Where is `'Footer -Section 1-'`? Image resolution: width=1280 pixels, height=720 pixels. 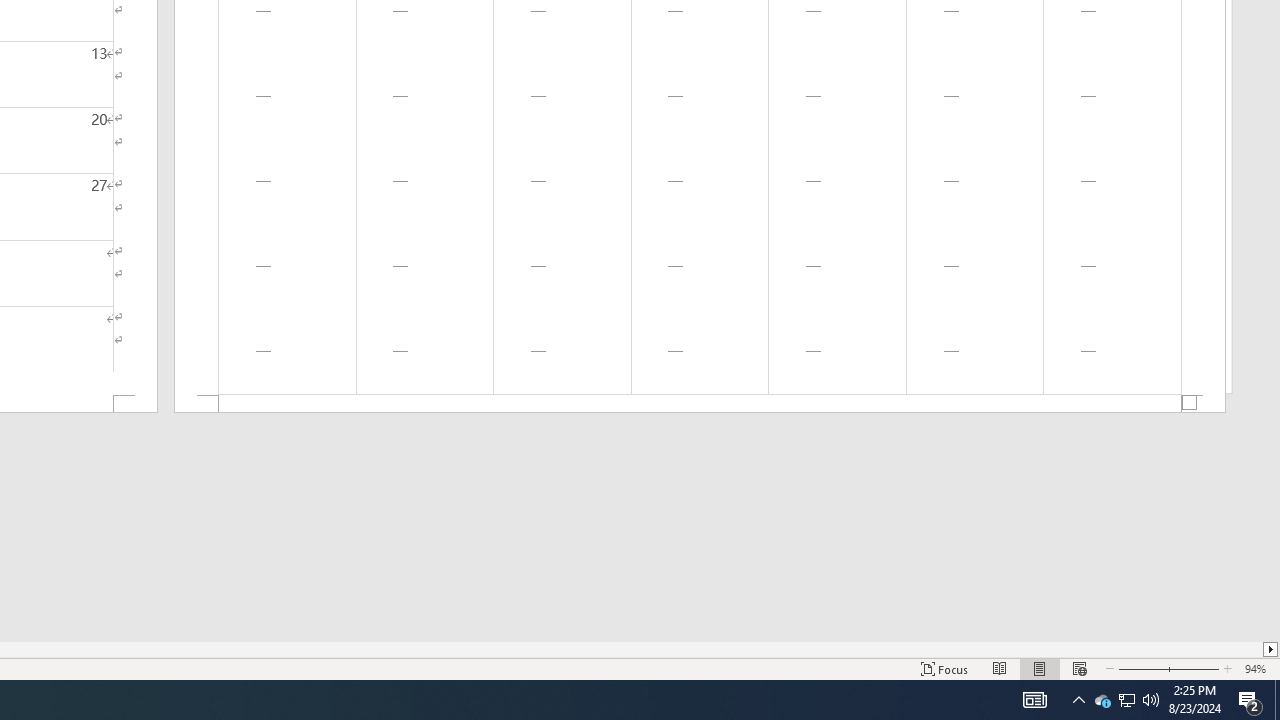
'Footer -Section 1-' is located at coordinates (700, 404).